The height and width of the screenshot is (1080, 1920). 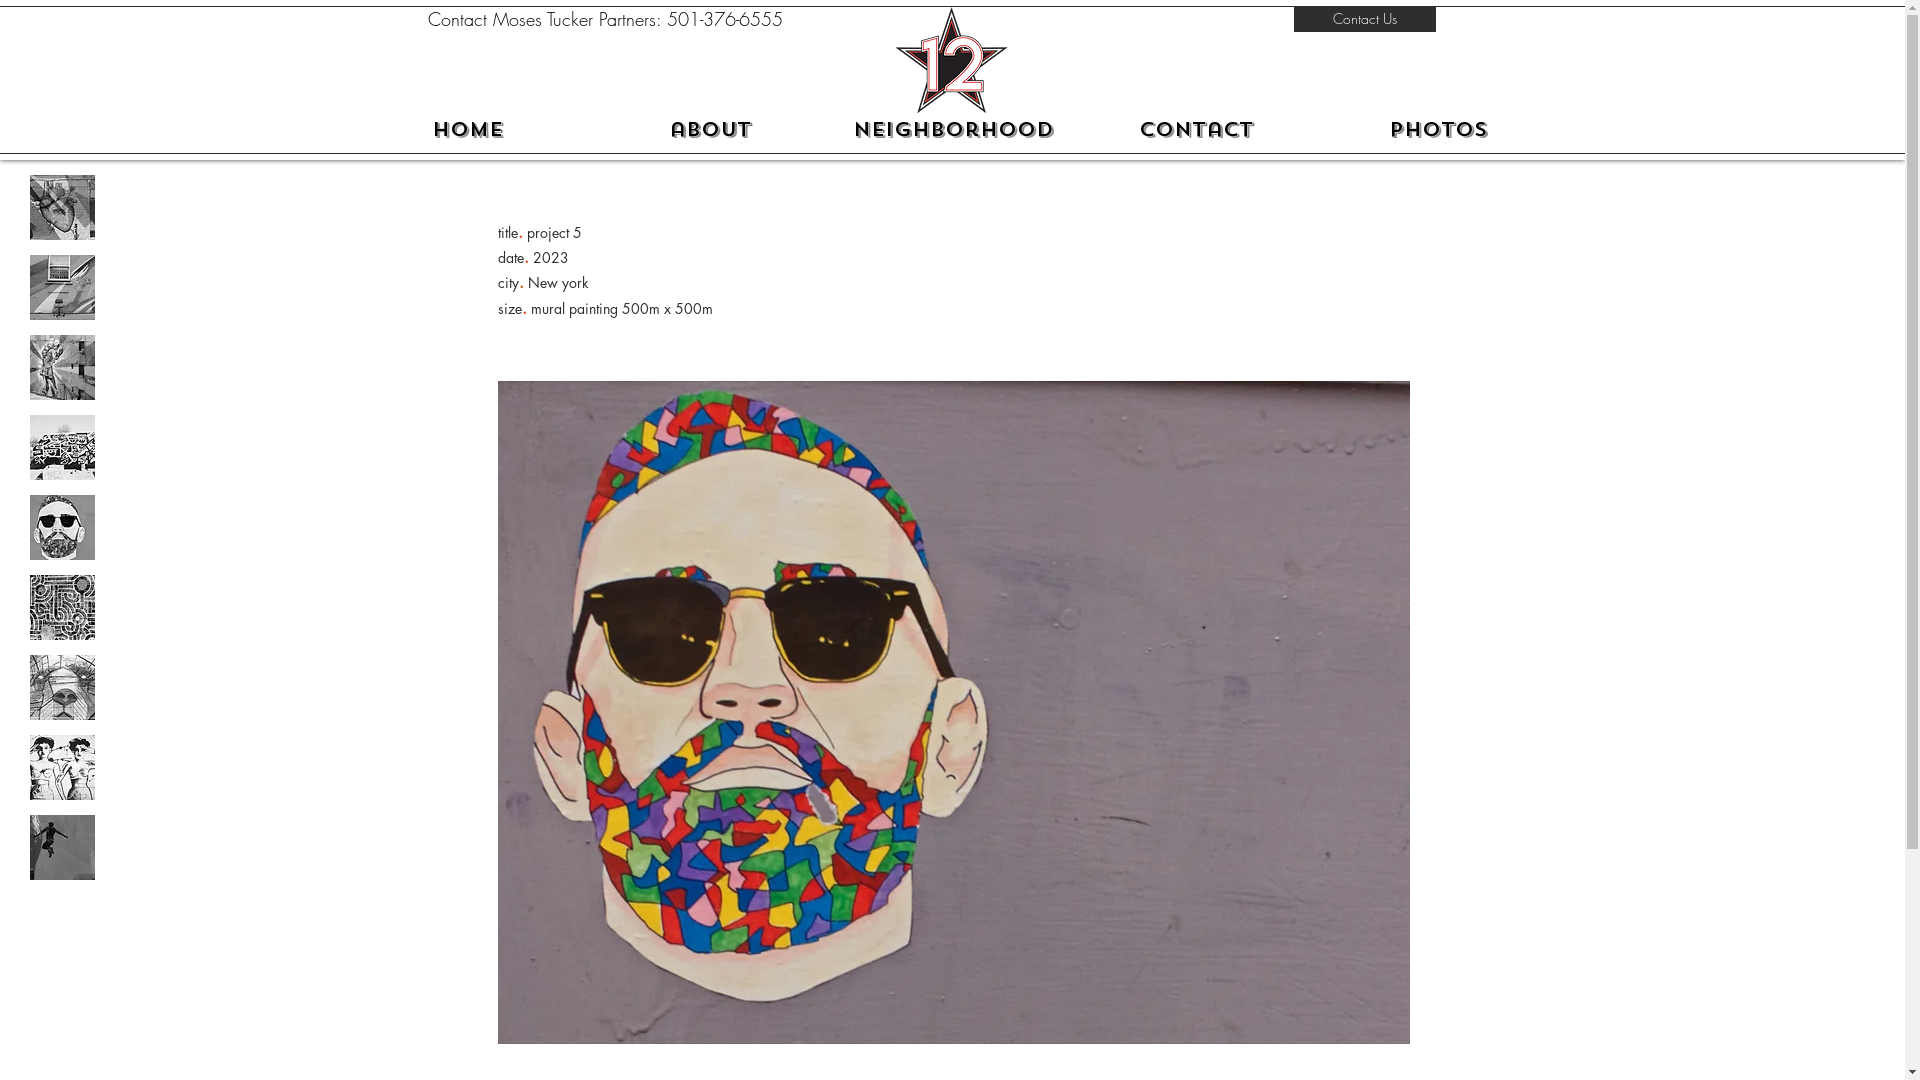 I want to click on 'HOME', so click(x=466, y=130).